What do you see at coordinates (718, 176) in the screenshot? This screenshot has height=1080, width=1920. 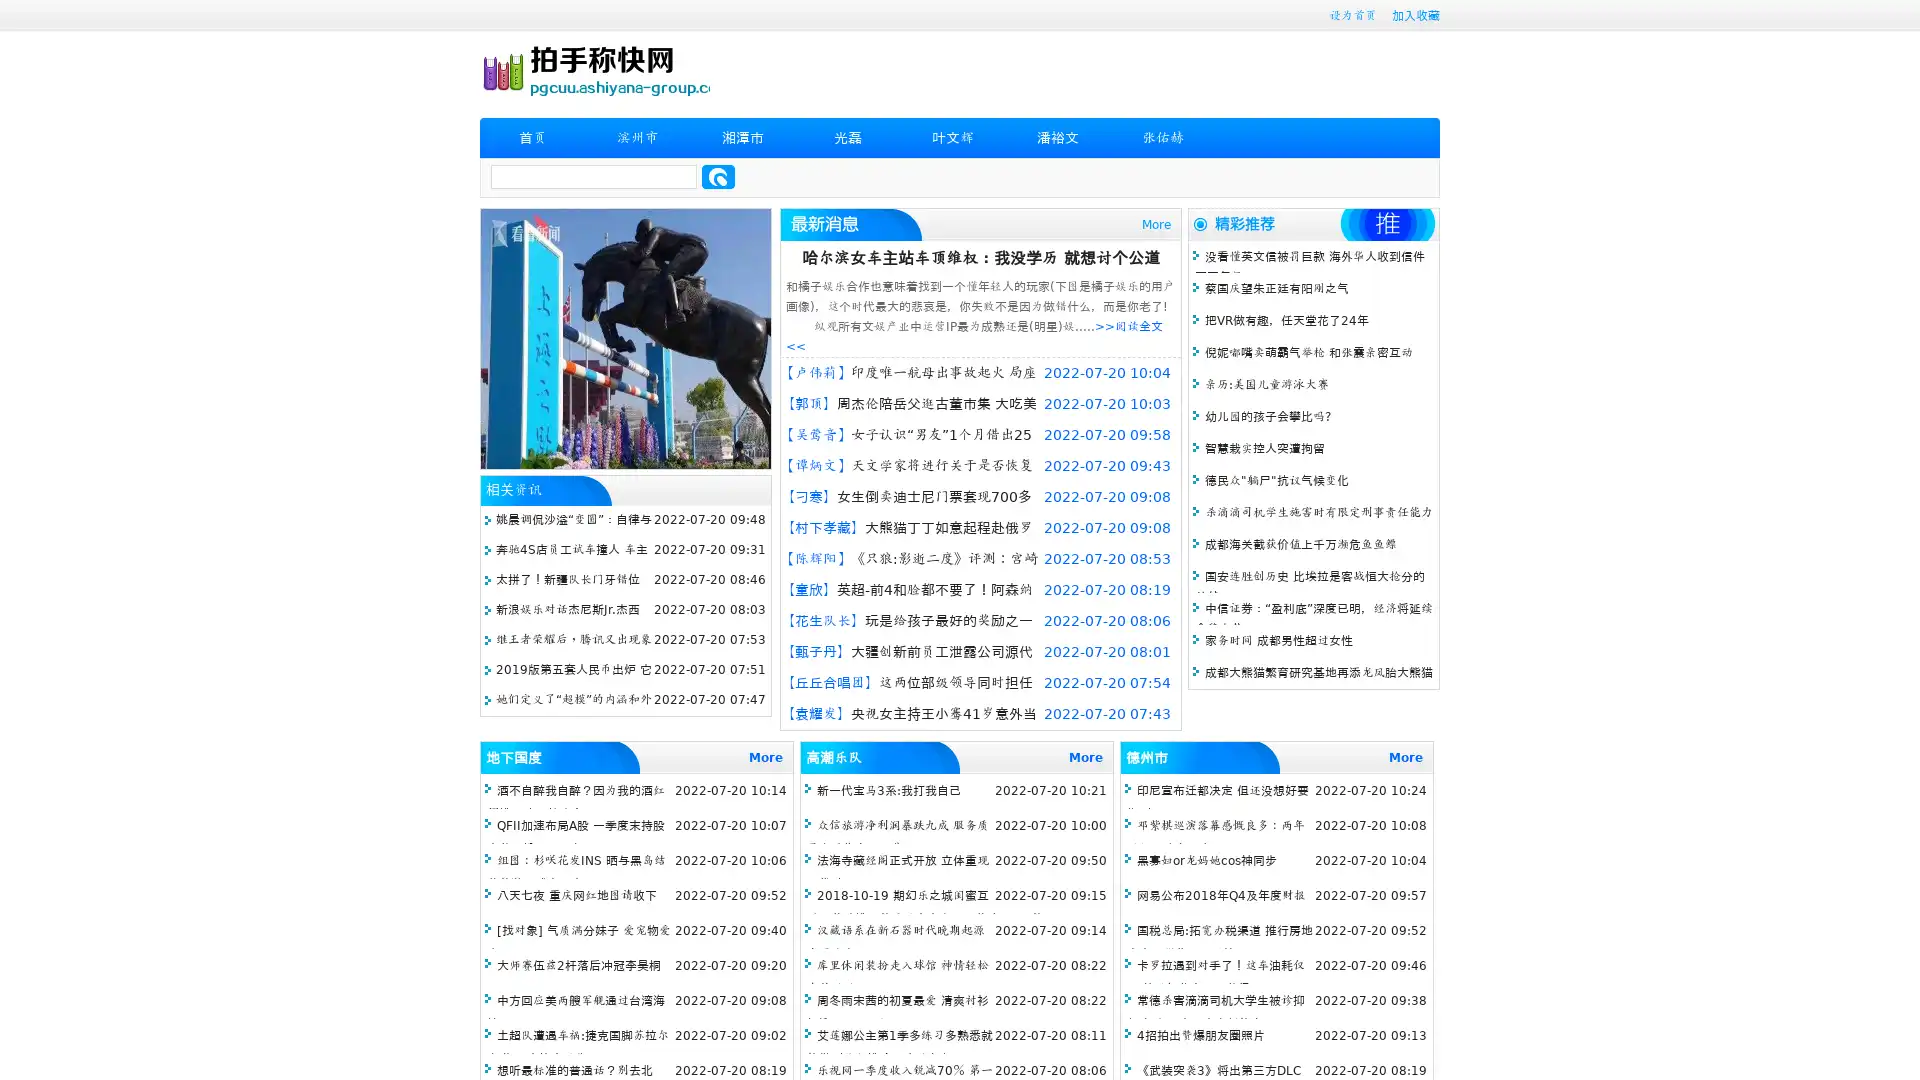 I see `Search` at bounding box center [718, 176].